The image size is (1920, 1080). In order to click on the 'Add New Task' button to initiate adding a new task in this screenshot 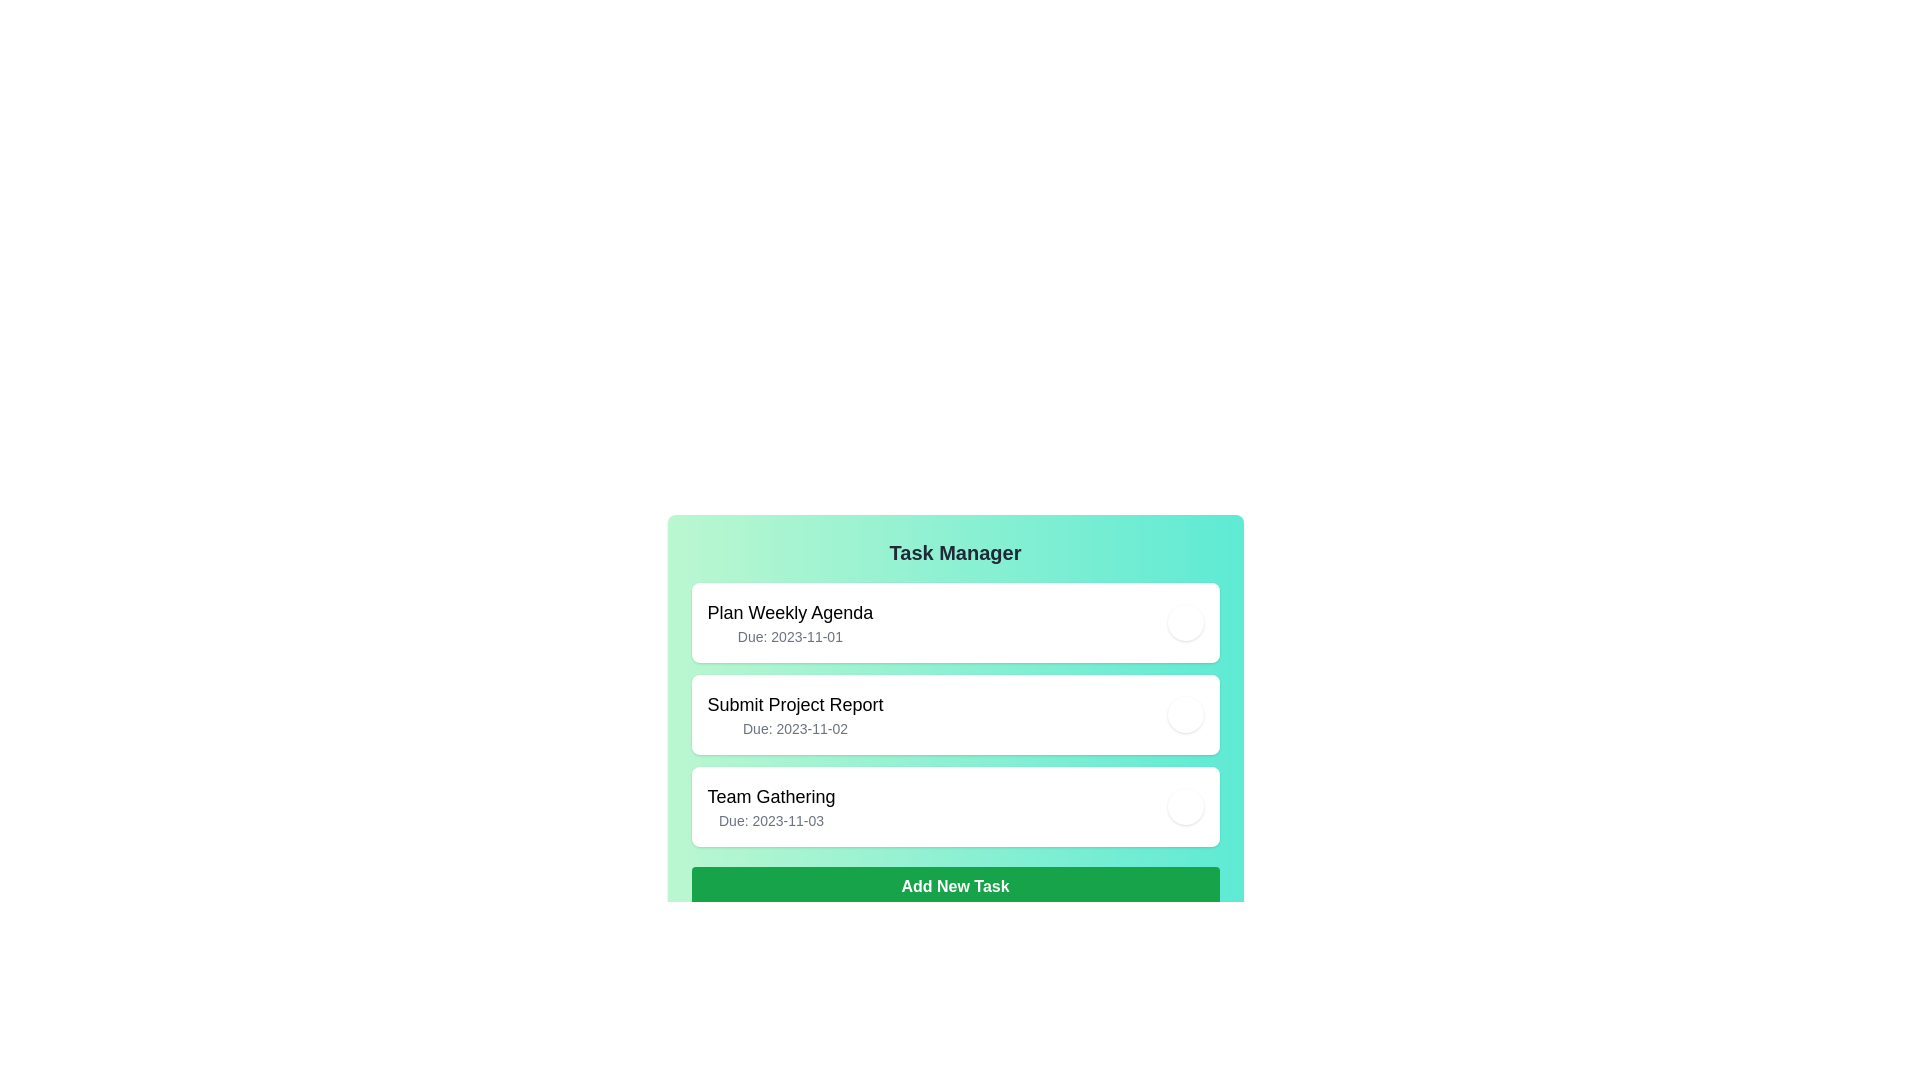, I will do `click(954, 886)`.